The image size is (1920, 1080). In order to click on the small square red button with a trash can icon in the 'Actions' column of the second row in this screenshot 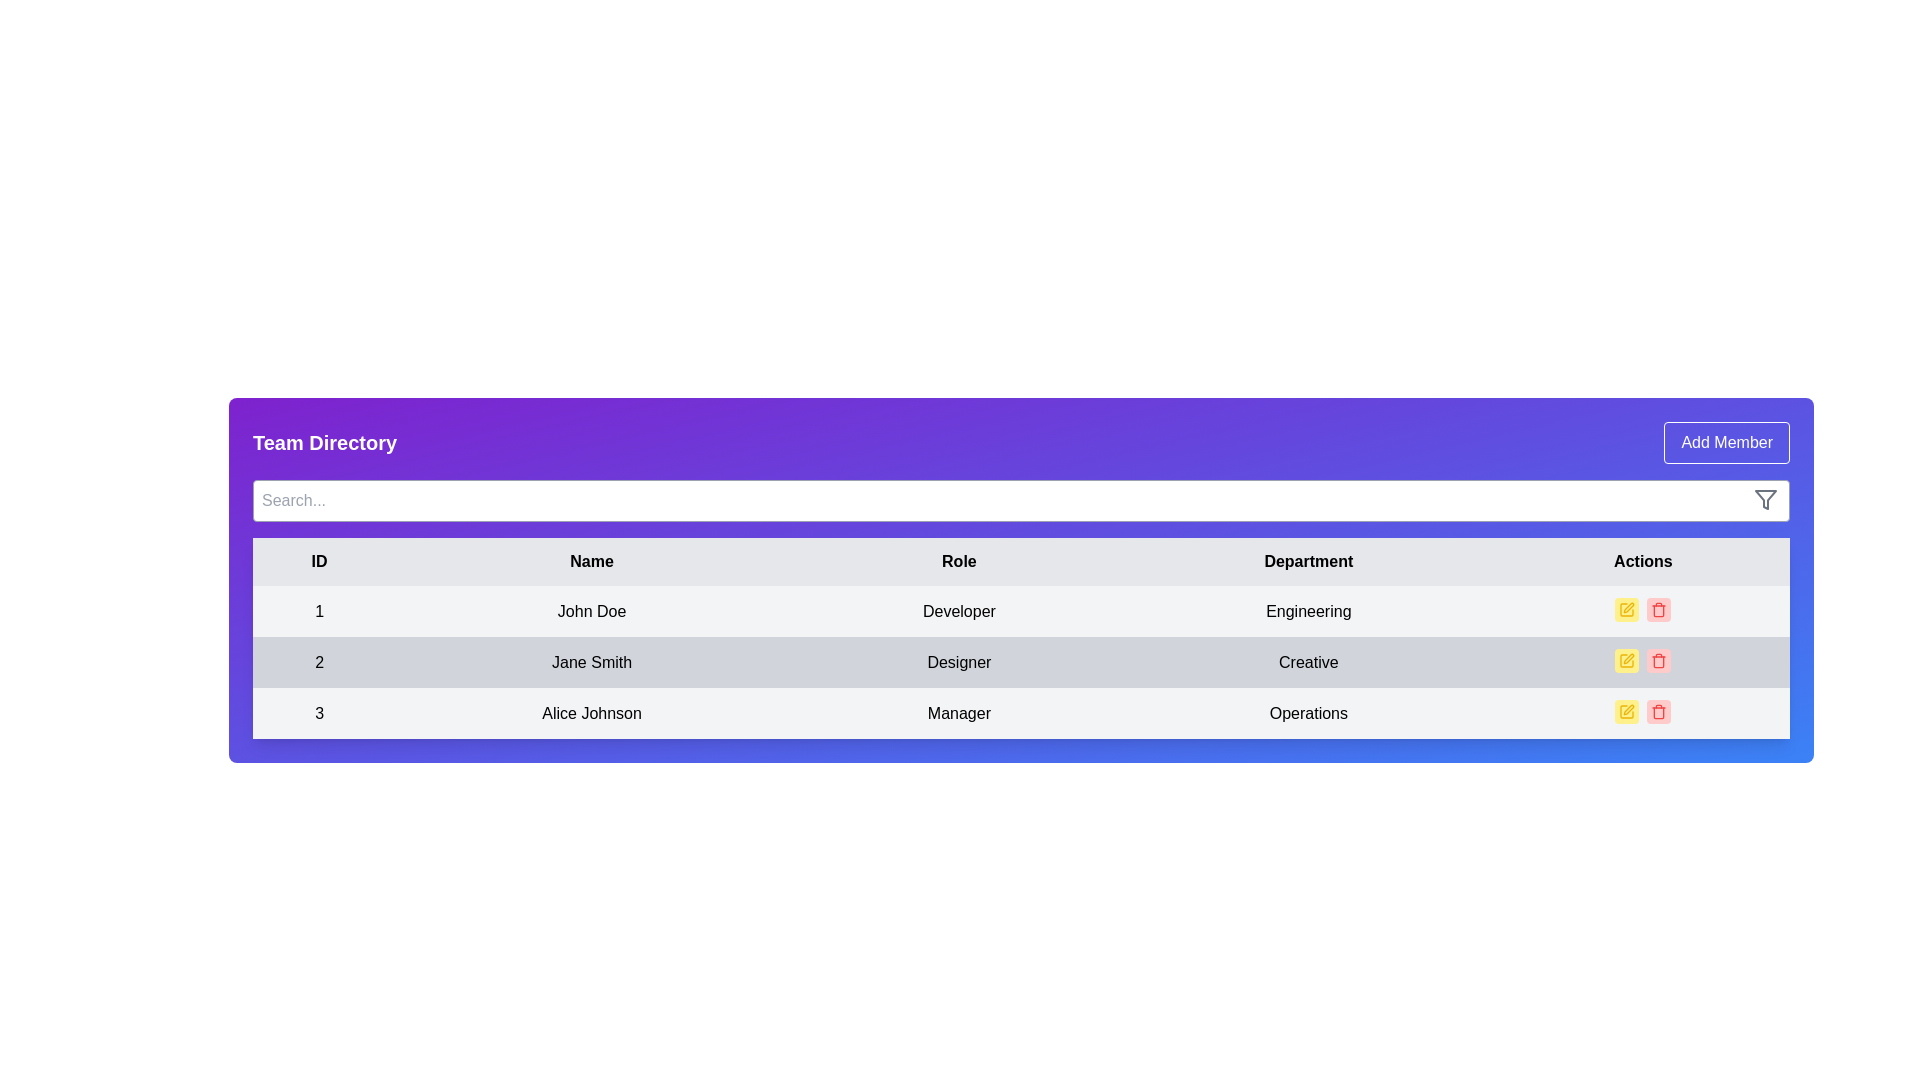, I will do `click(1659, 660)`.